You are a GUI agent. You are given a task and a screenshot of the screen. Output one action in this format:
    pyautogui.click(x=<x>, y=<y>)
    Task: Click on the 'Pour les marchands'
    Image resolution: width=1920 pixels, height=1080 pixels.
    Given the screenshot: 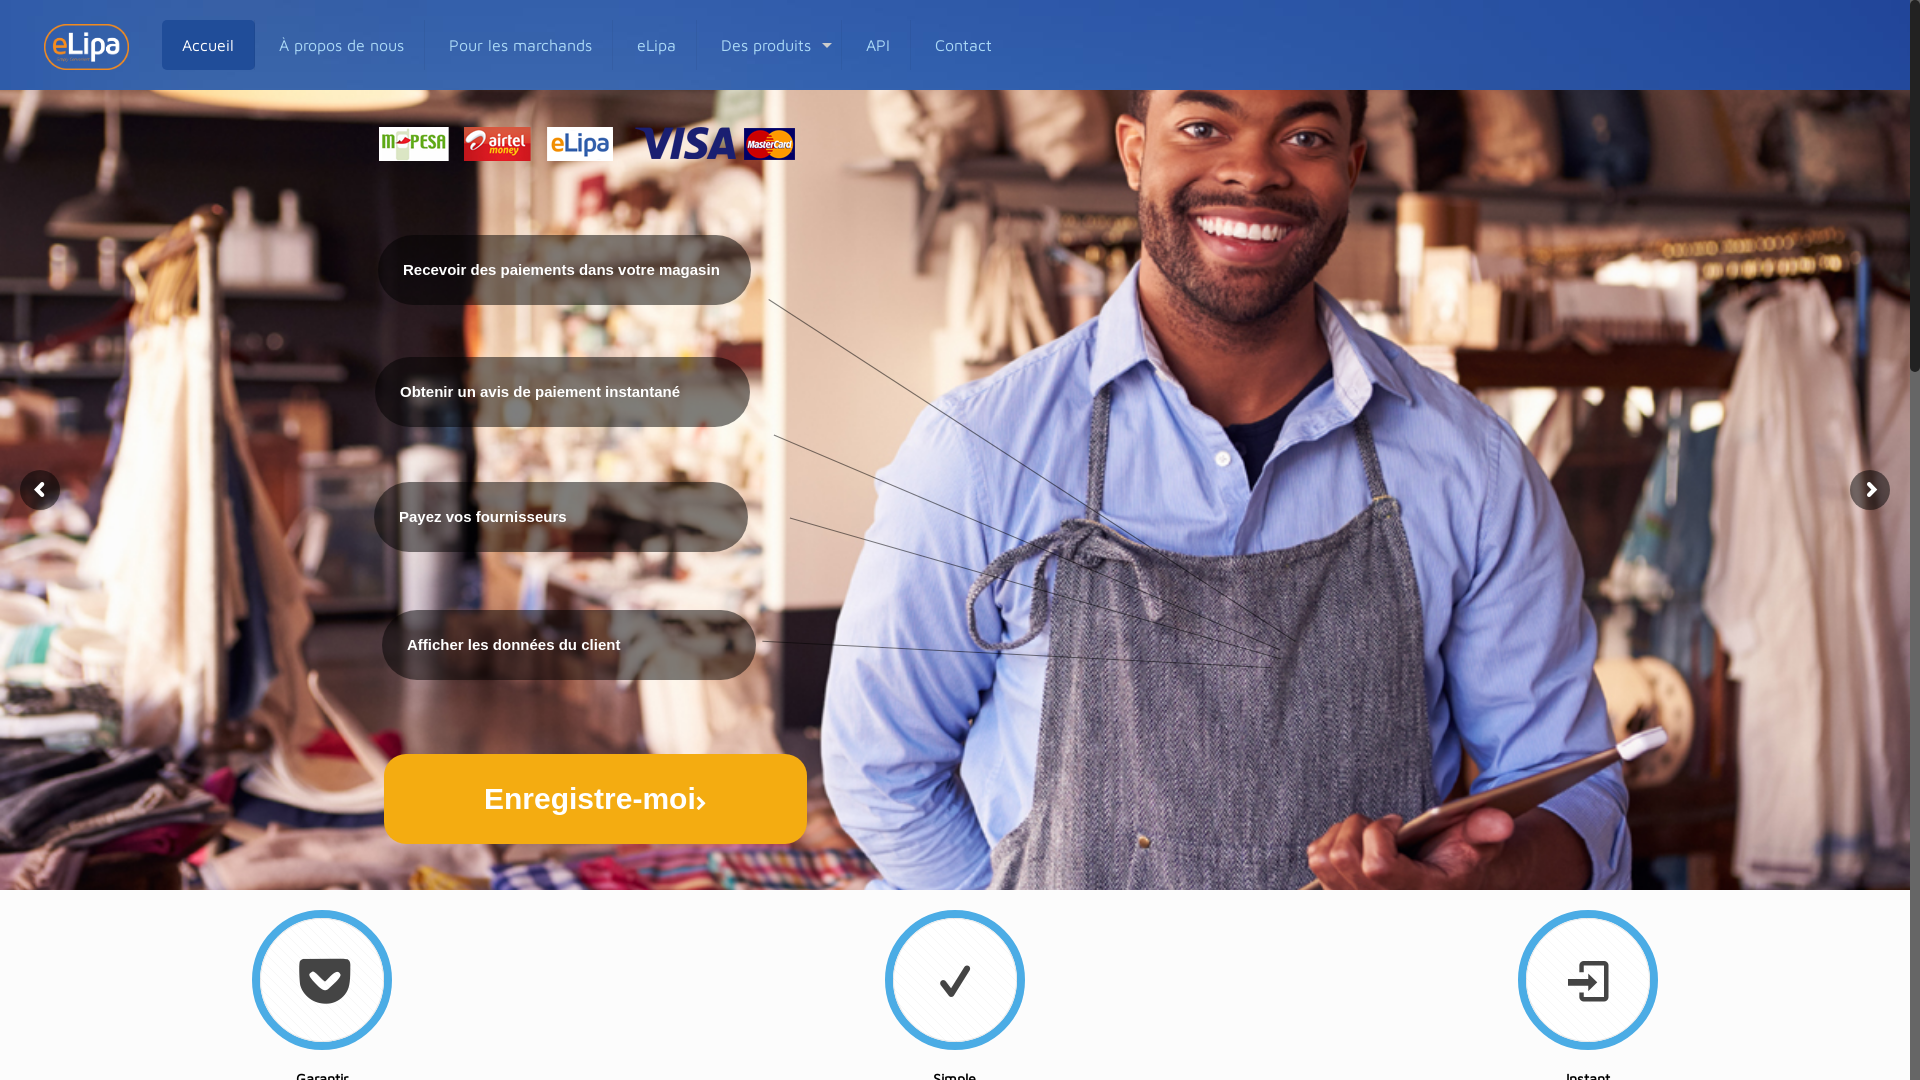 What is the action you would take?
    pyautogui.click(x=427, y=45)
    